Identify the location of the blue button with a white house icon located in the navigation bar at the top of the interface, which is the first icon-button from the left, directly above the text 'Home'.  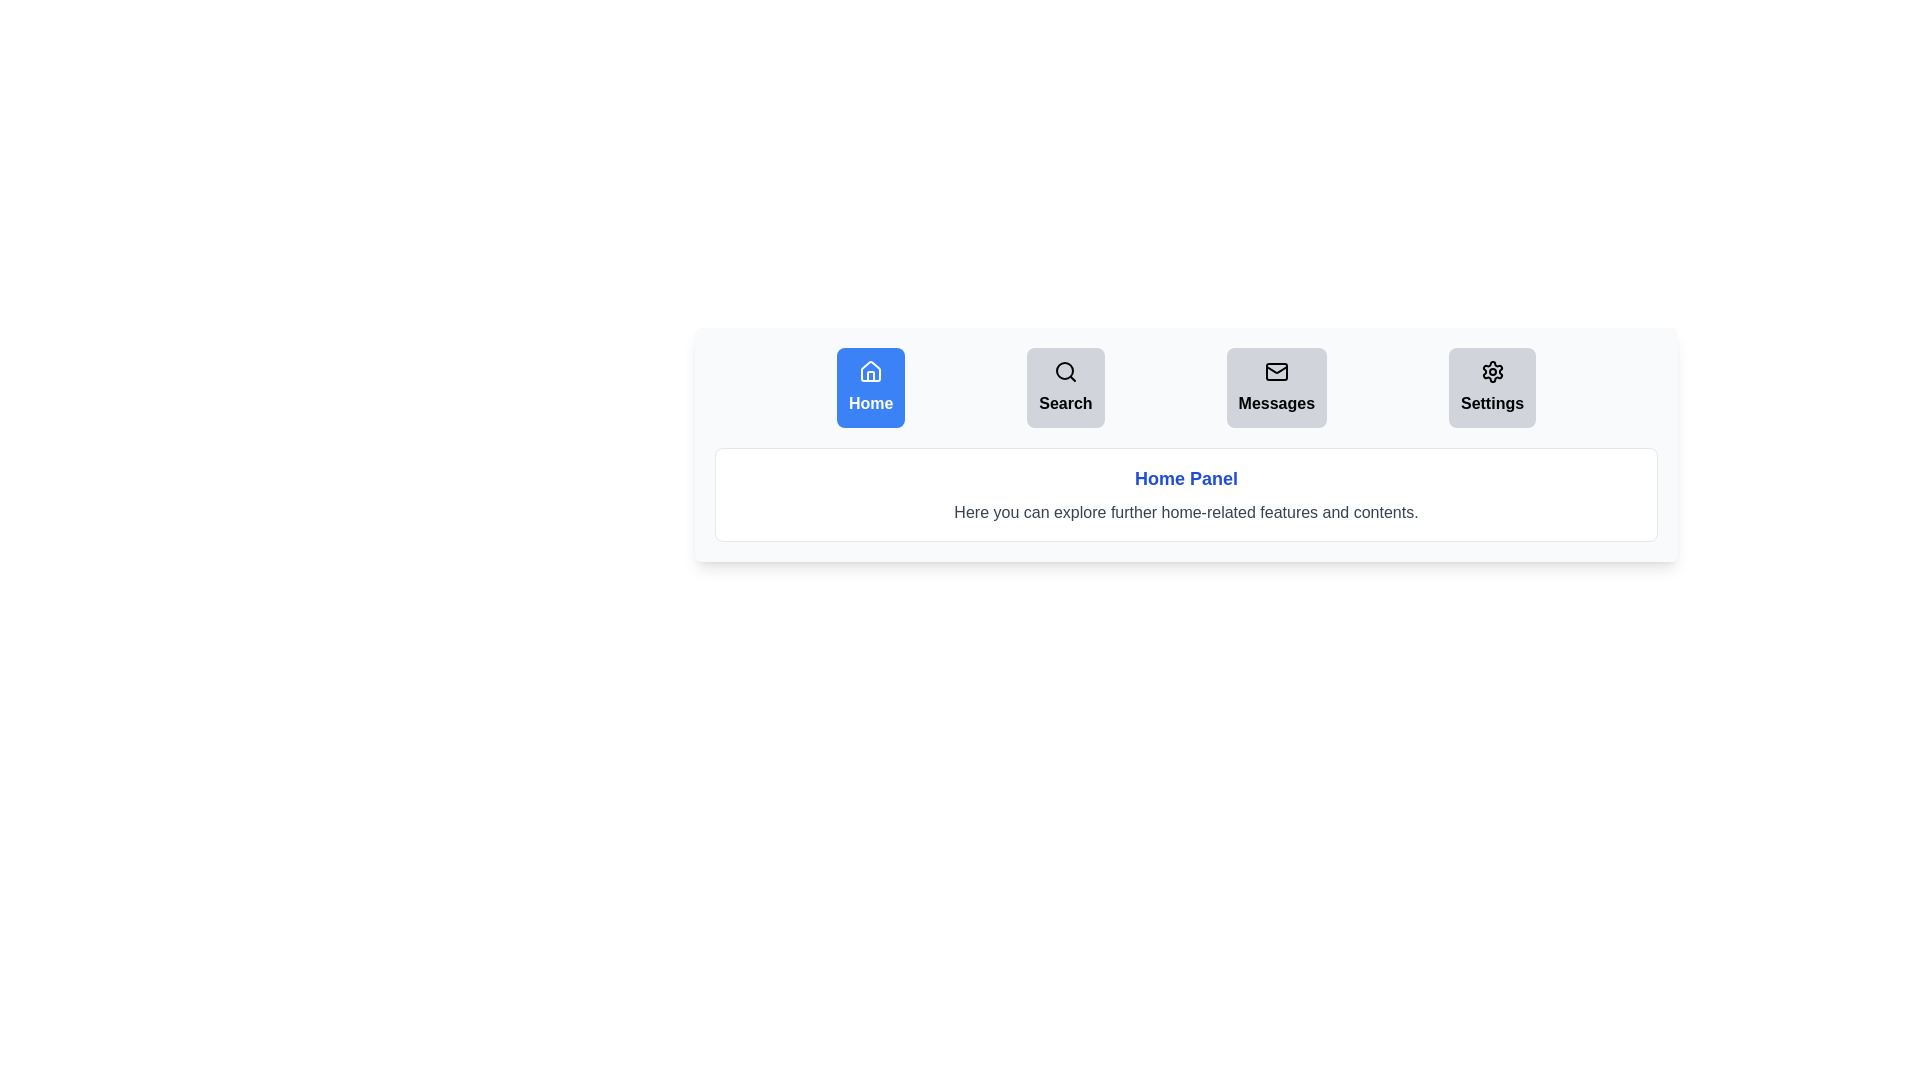
(871, 376).